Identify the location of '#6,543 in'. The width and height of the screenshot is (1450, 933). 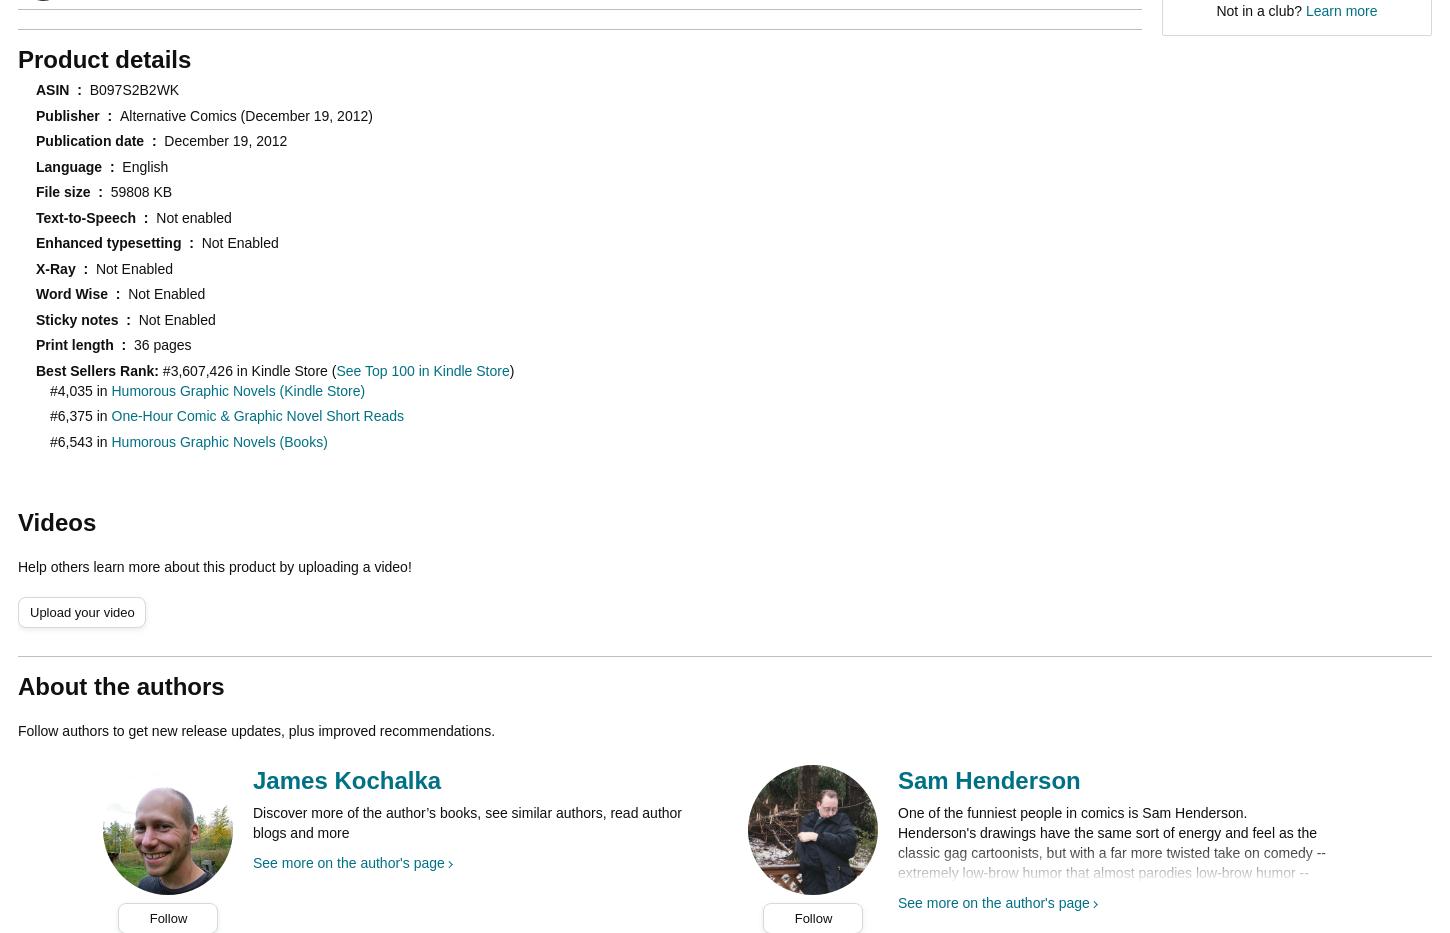
(80, 440).